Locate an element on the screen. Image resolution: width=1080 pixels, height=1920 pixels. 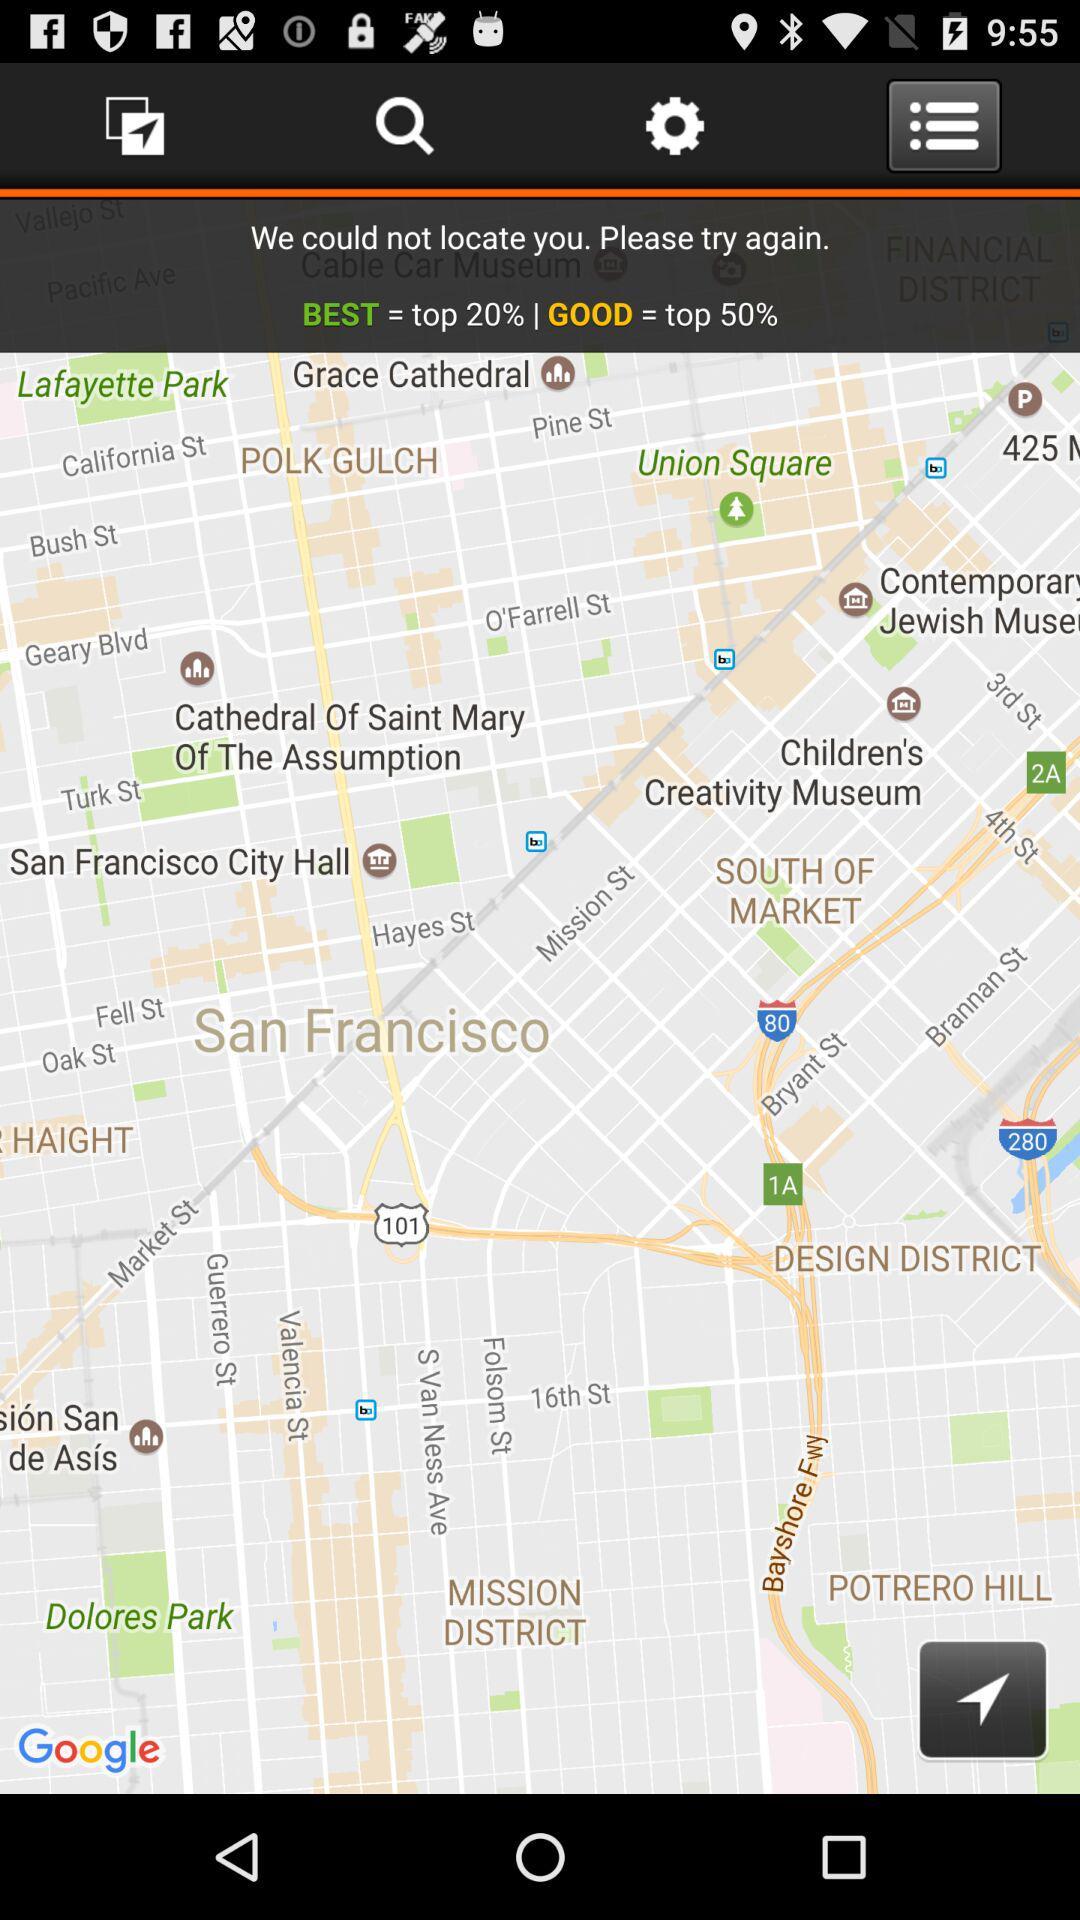
the list icon is located at coordinates (944, 133).